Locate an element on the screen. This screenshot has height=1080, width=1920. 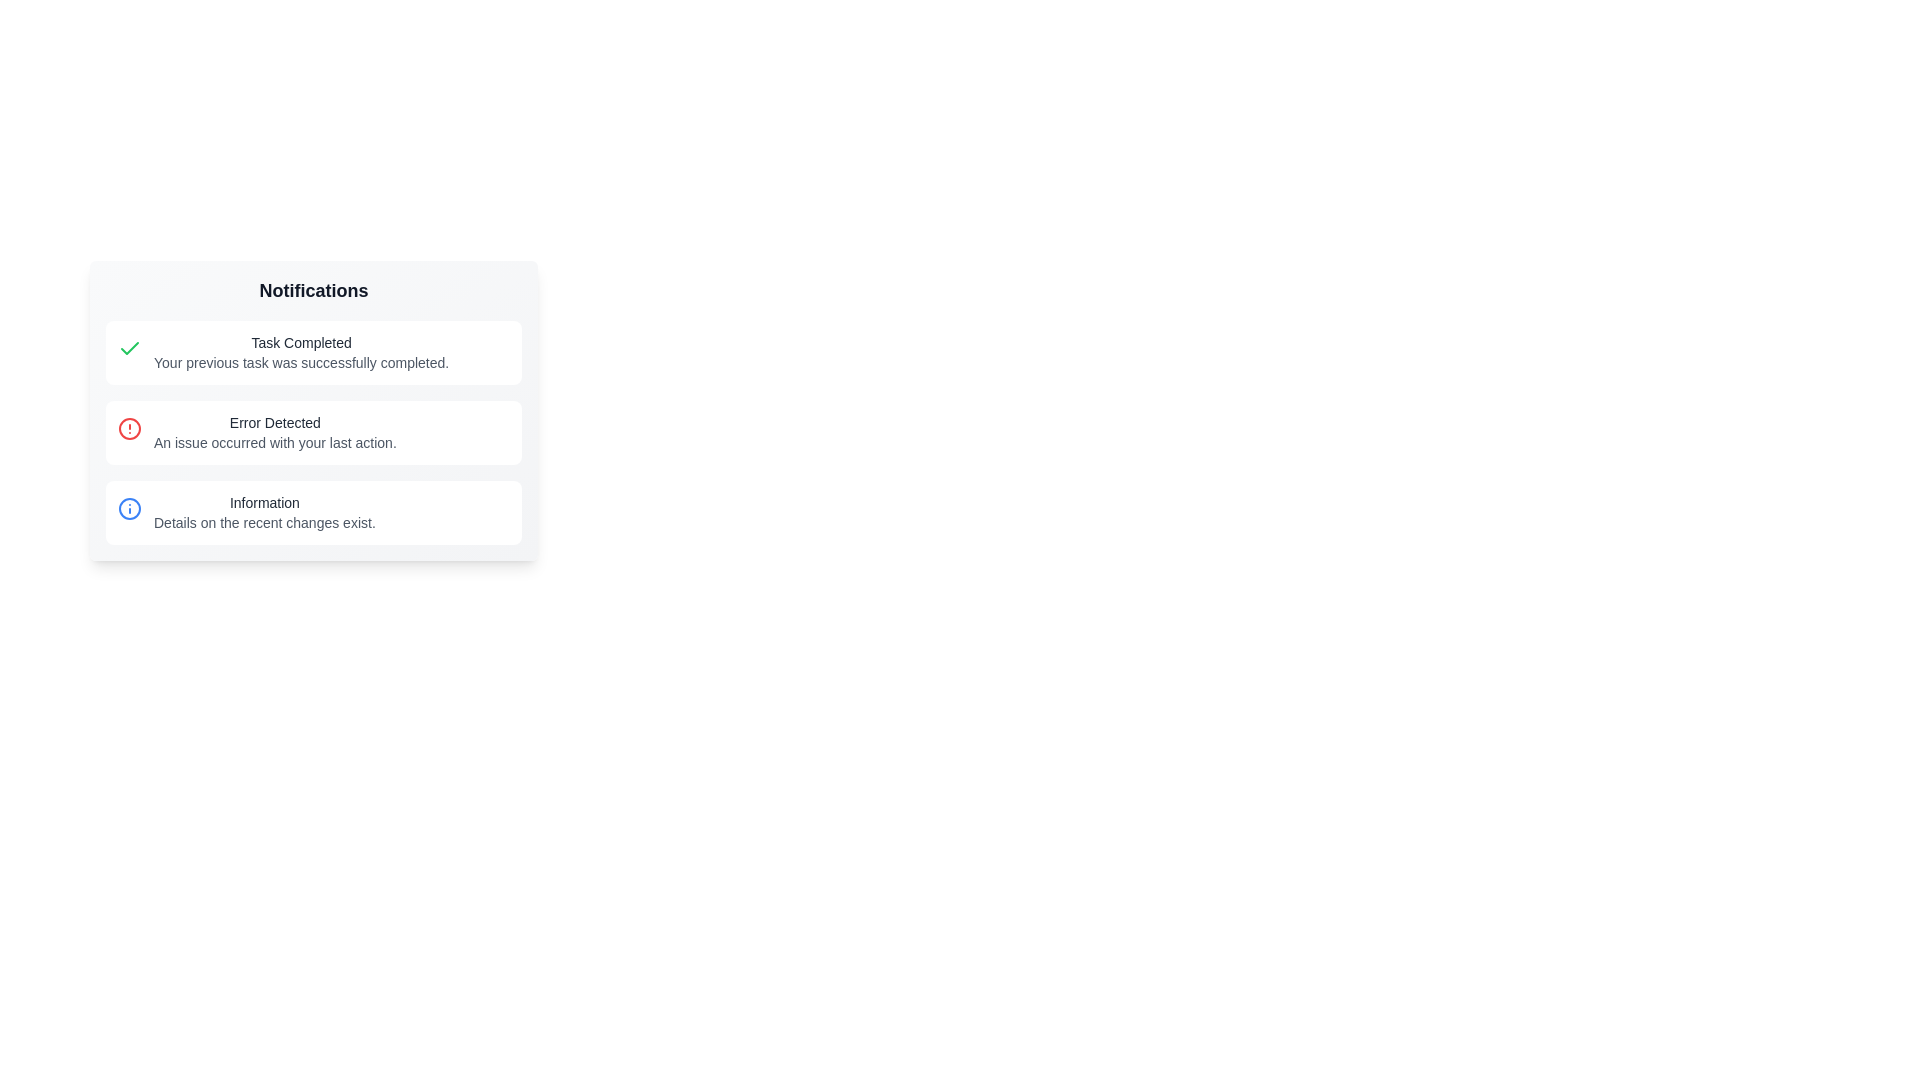
static text that provides additional details about the successful completion of a task, located under the 'Task Completed' title in the top notification card is located at coordinates (300, 362).